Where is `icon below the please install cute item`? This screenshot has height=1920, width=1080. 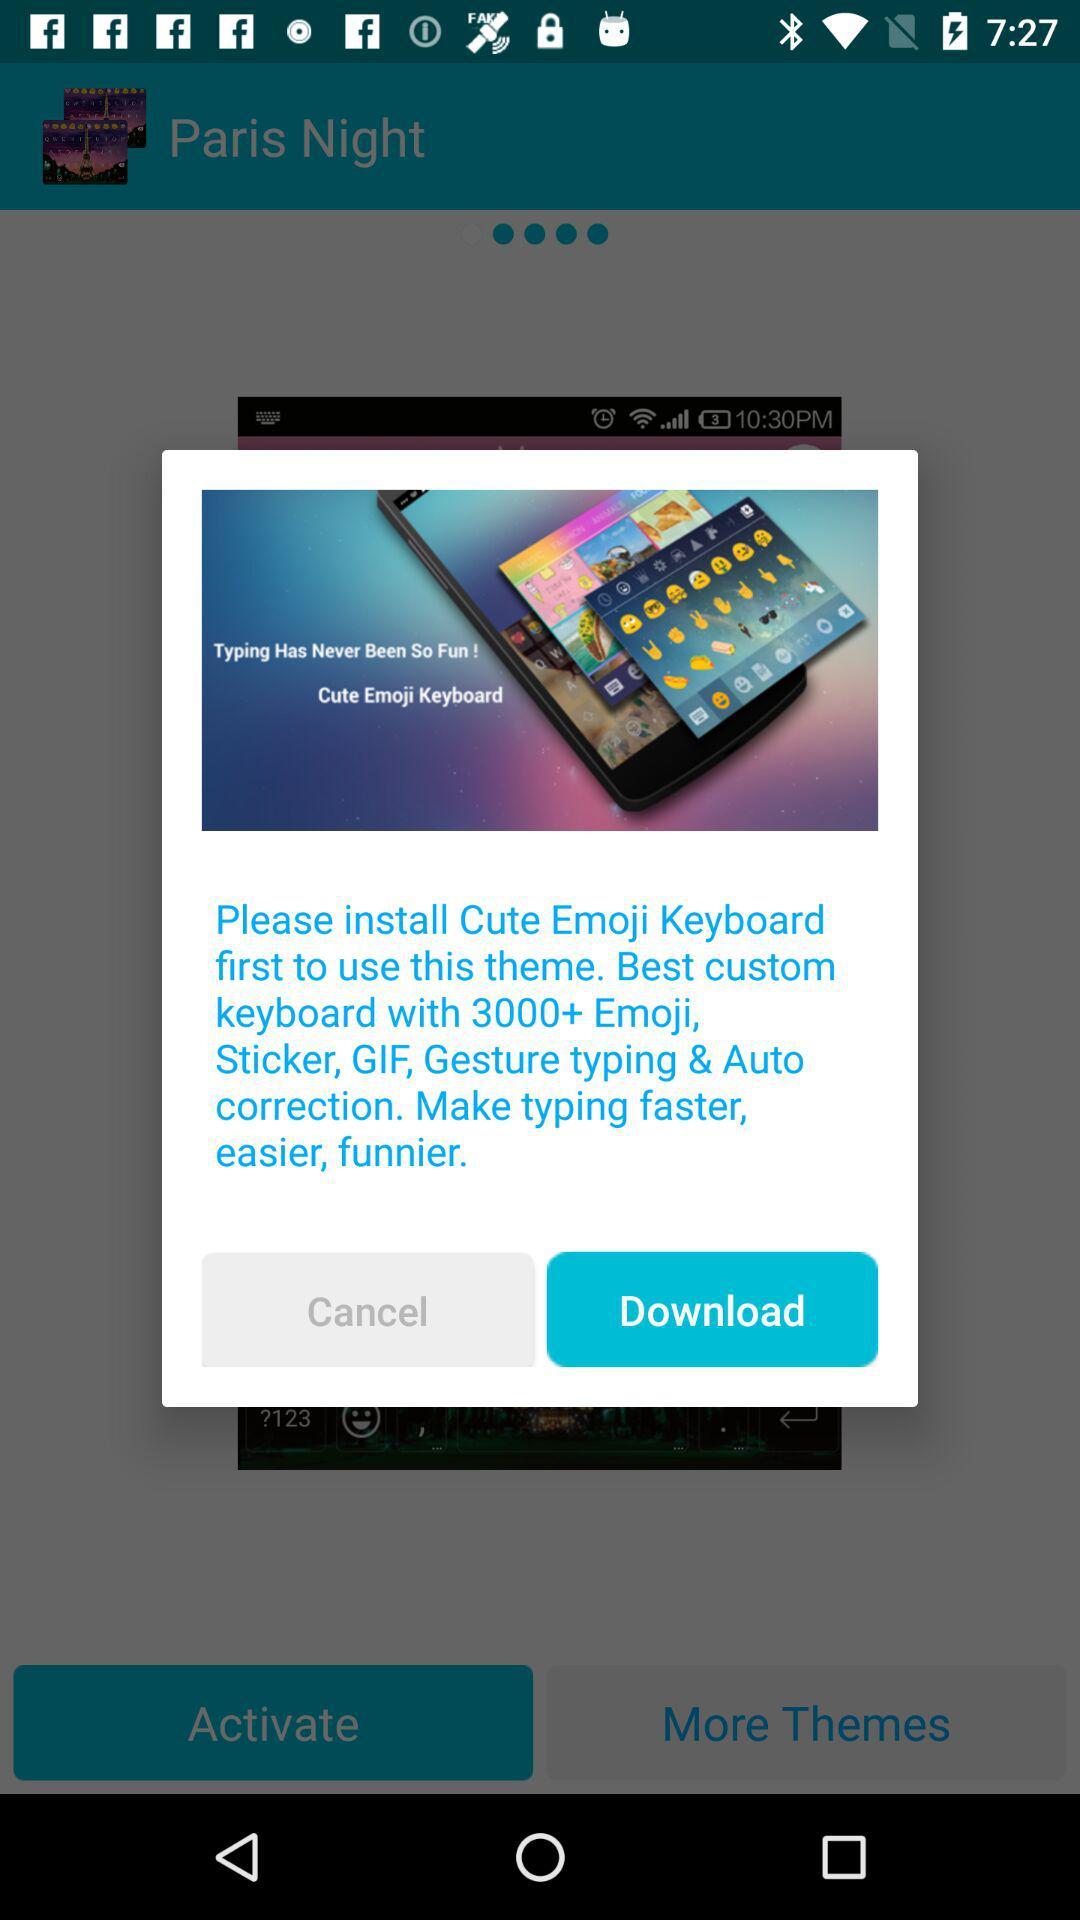
icon below the please install cute item is located at coordinates (367, 1310).